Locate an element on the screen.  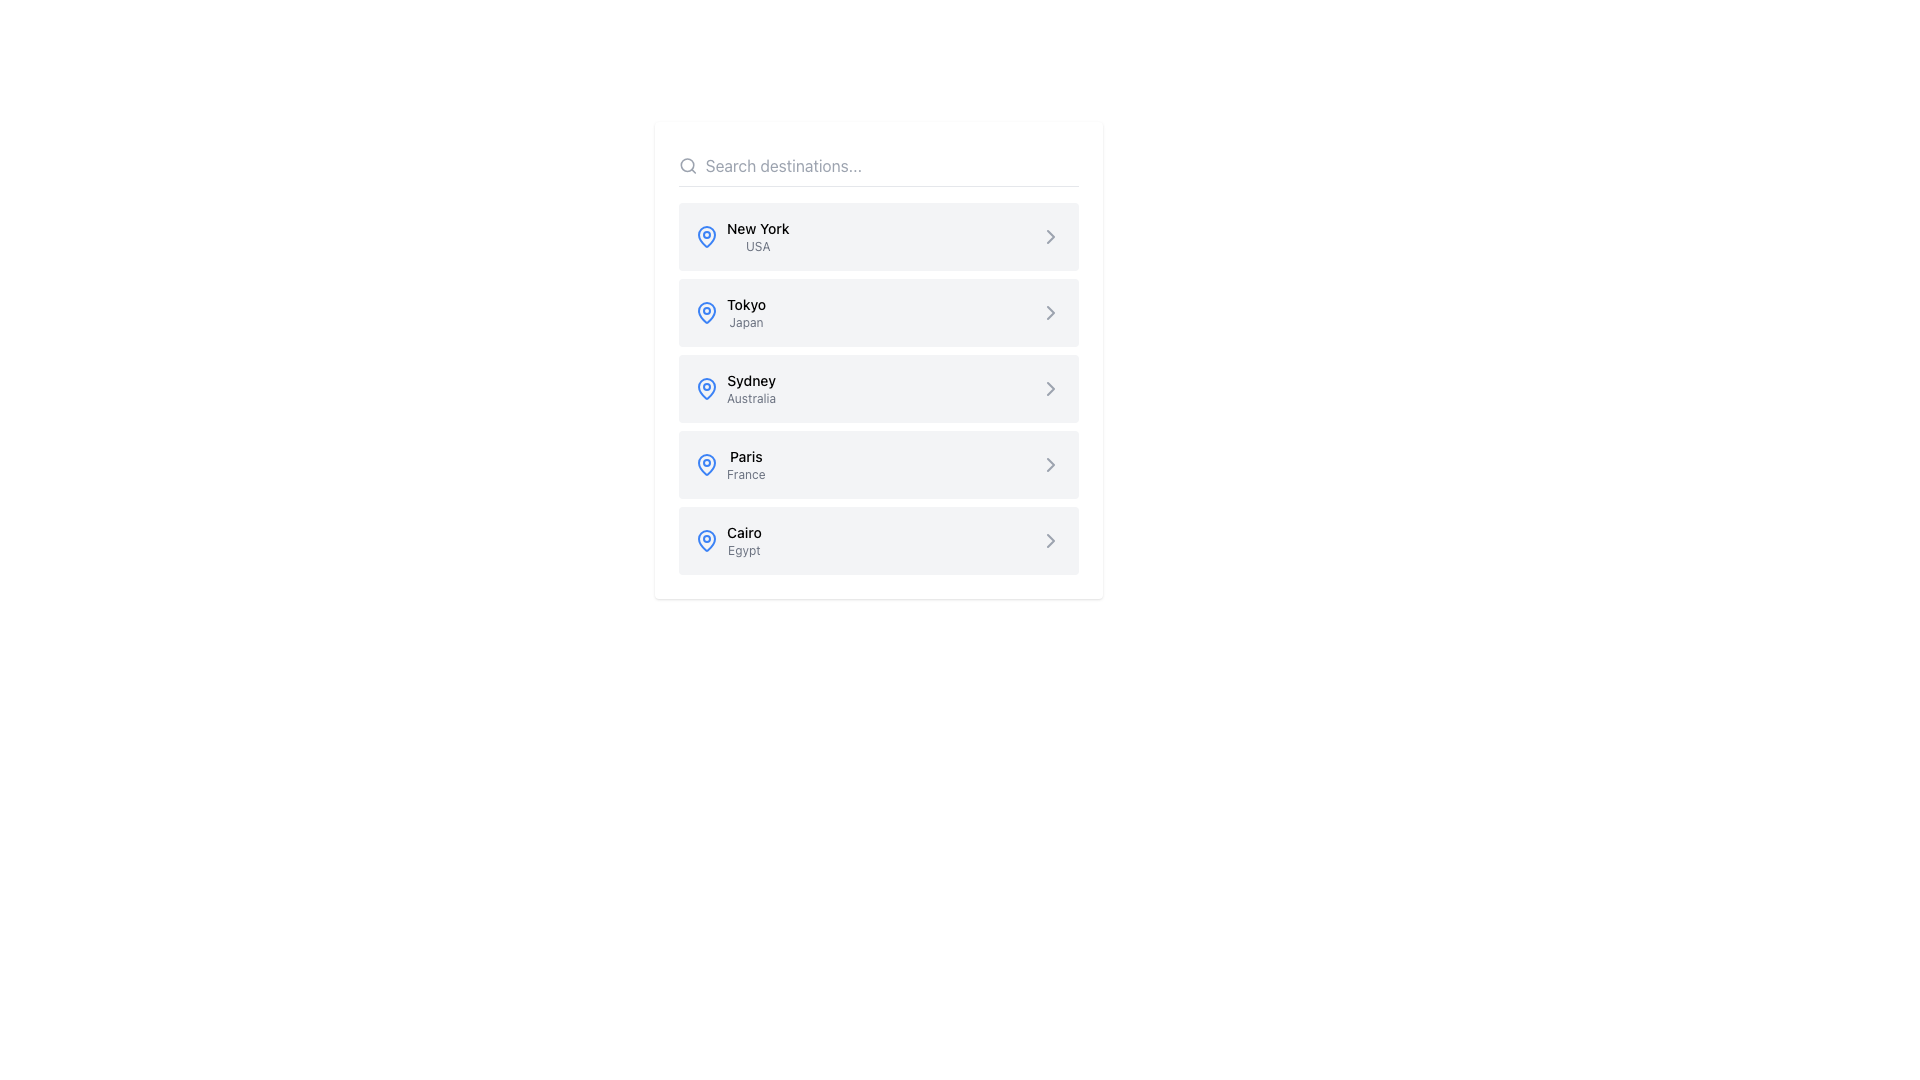
the button representing the destination option for 'Sydney, Australia' is located at coordinates (878, 358).